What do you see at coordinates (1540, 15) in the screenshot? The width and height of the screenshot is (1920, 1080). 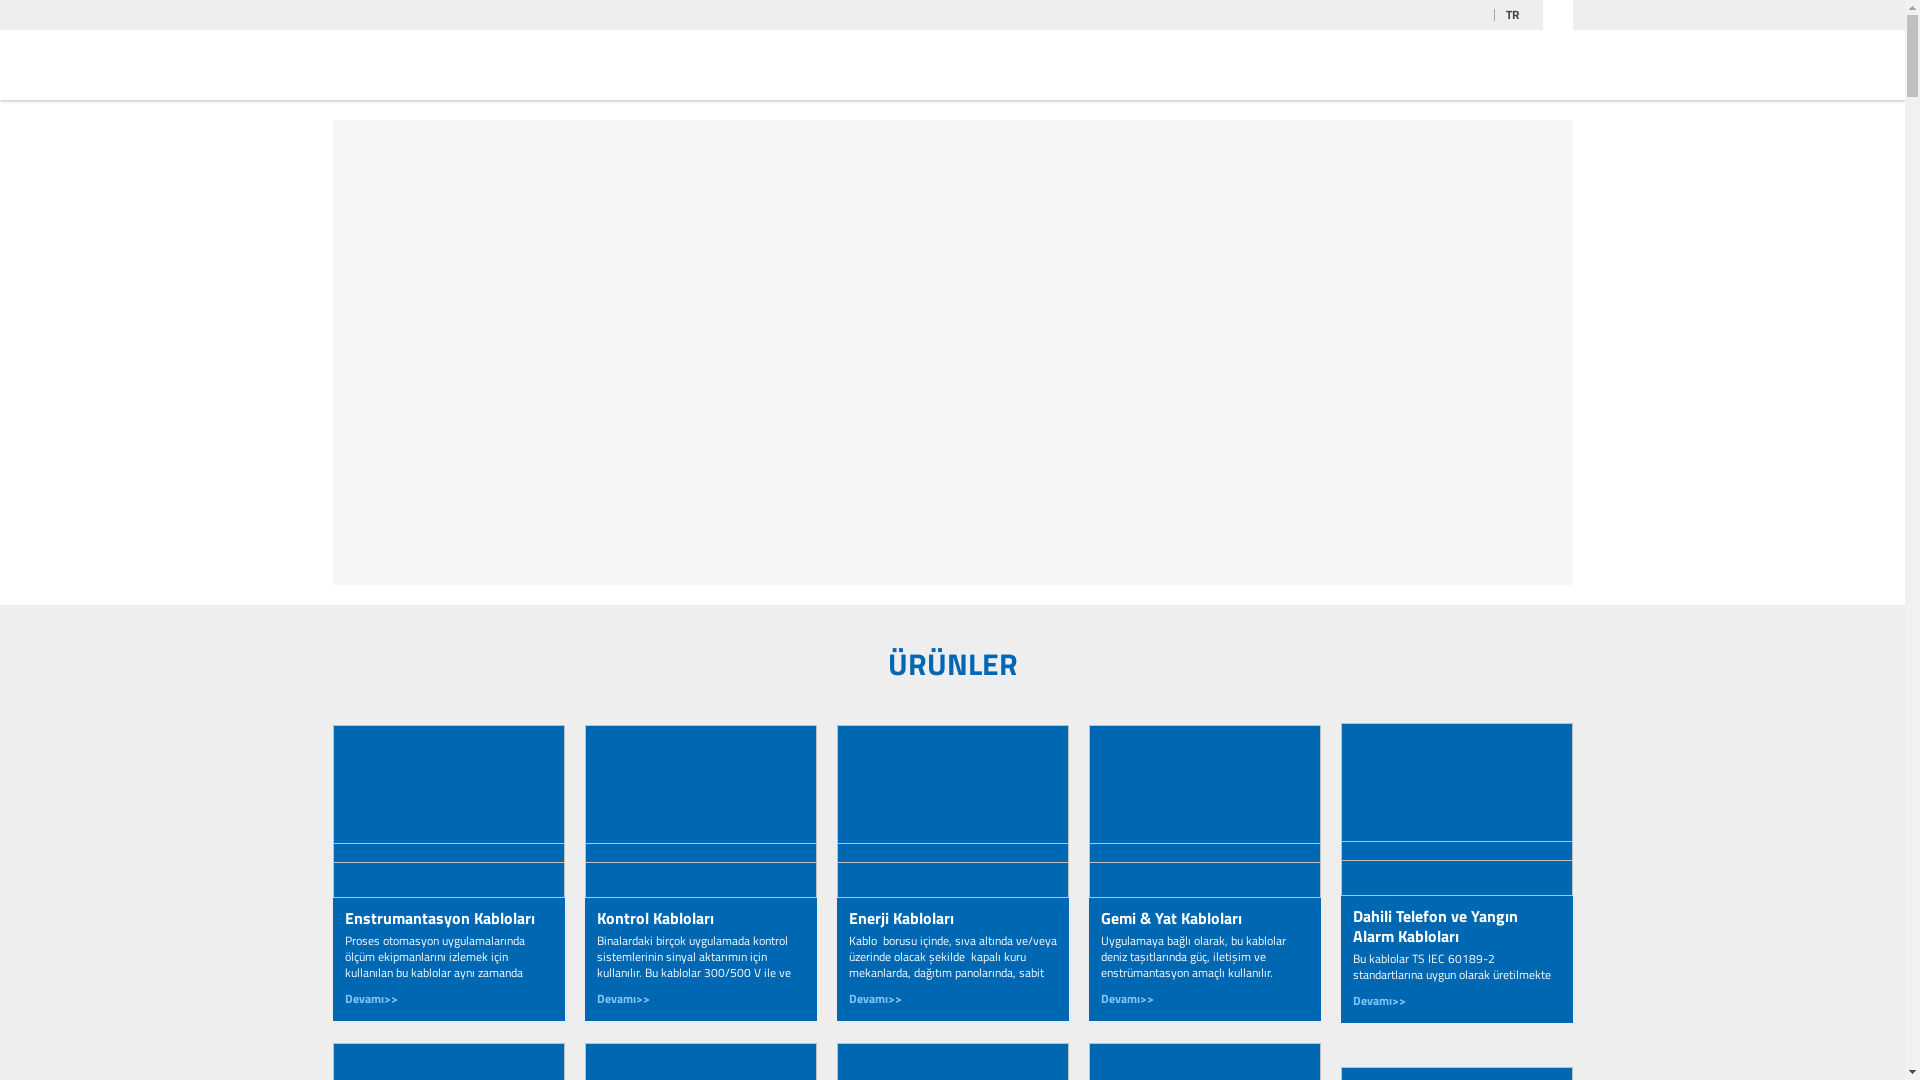 I see `'ARA'` at bounding box center [1540, 15].